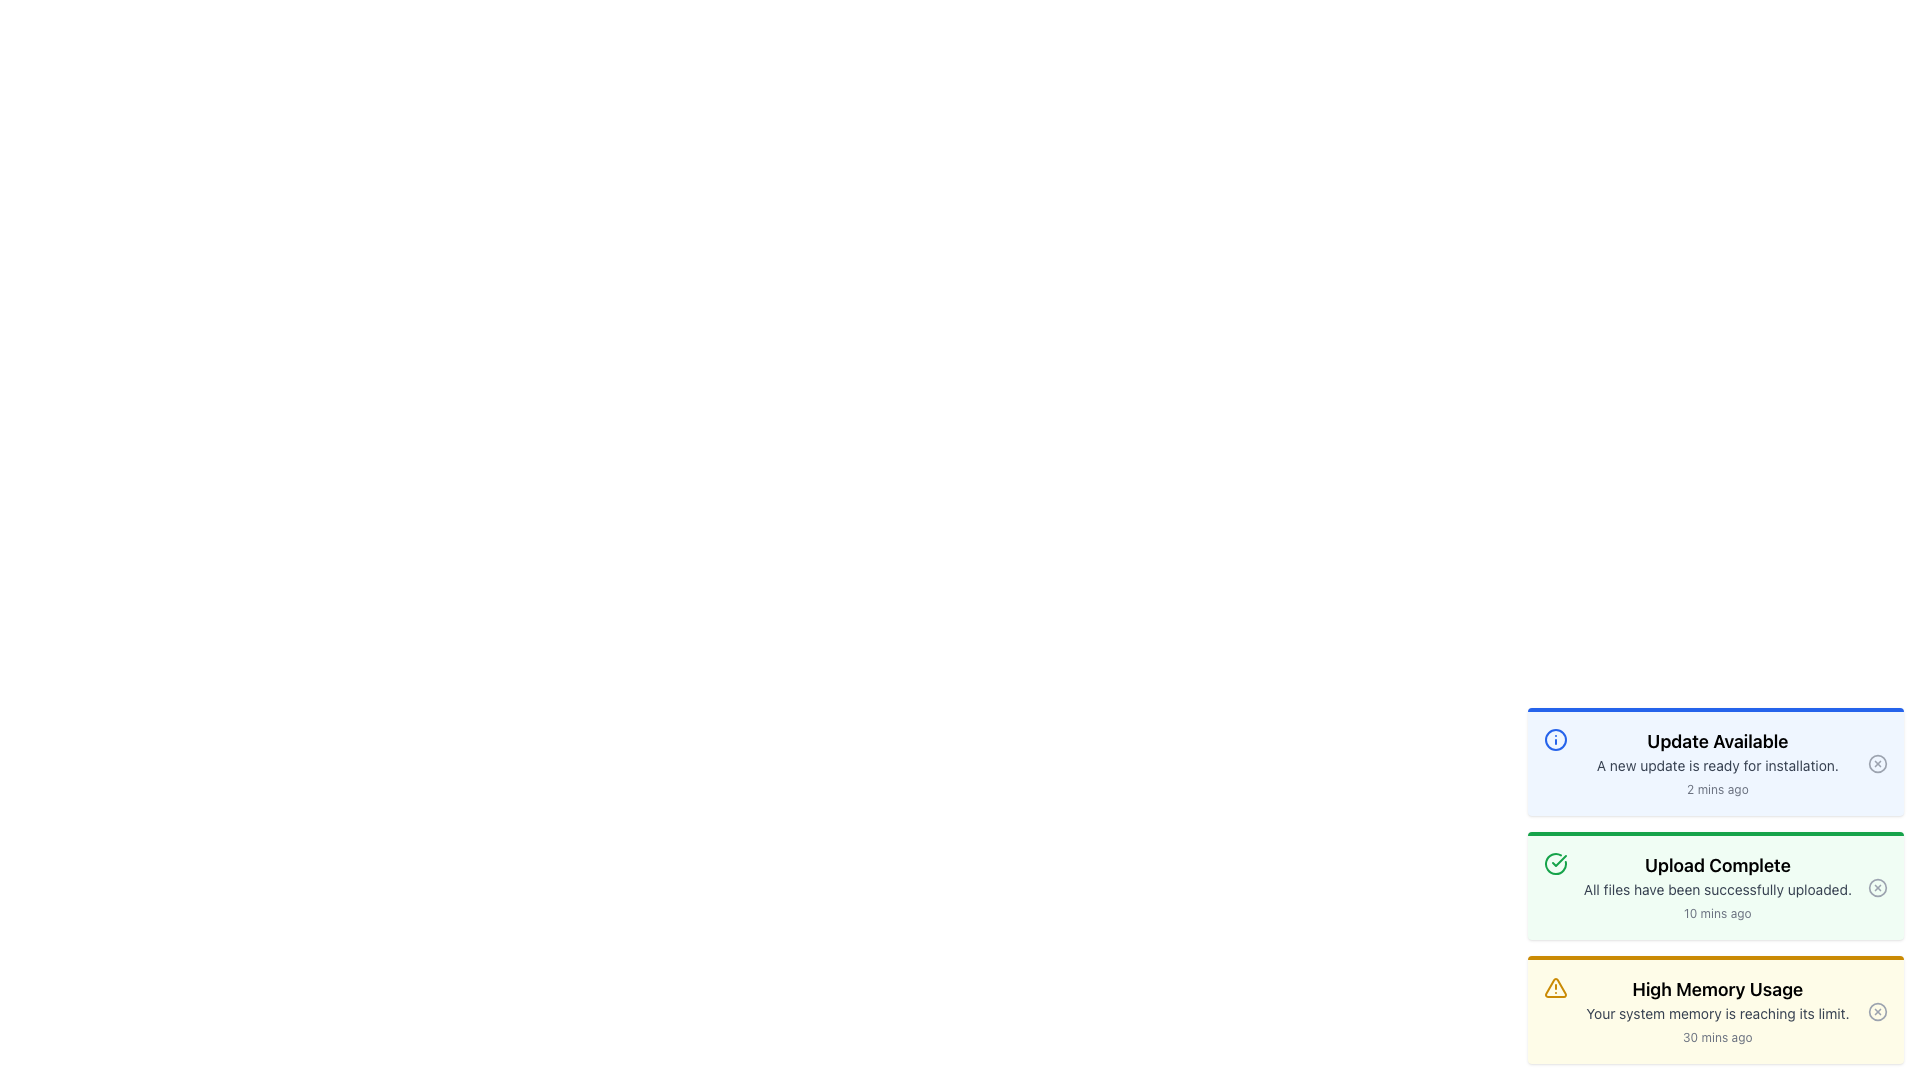  What do you see at coordinates (1716, 886) in the screenshot?
I see `title from the notification area that displays 'Upload Complete' with a green background in the second notification card` at bounding box center [1716, 886].